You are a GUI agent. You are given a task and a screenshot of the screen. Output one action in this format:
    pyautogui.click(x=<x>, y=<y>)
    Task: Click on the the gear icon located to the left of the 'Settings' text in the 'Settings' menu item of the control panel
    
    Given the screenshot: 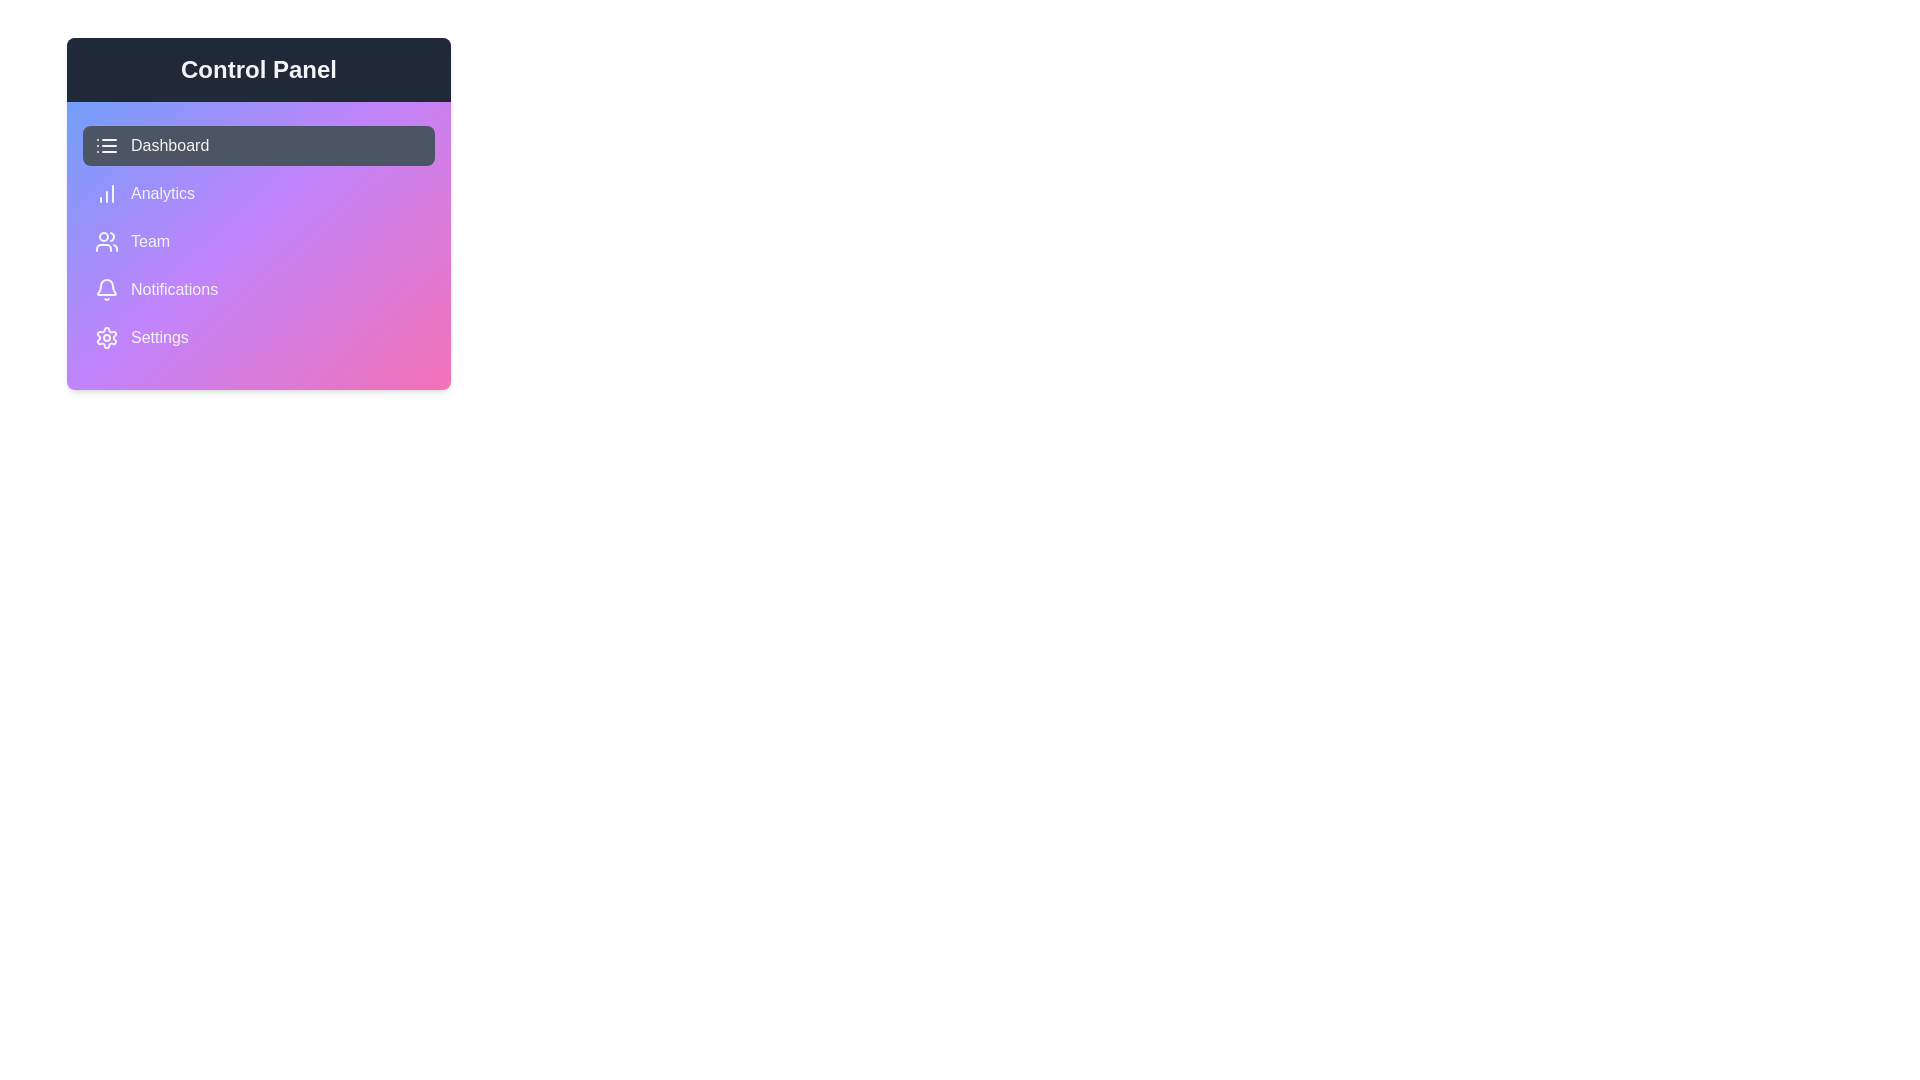 What is the action you would take?
    pyautogui.click(x=105, y=337)
    